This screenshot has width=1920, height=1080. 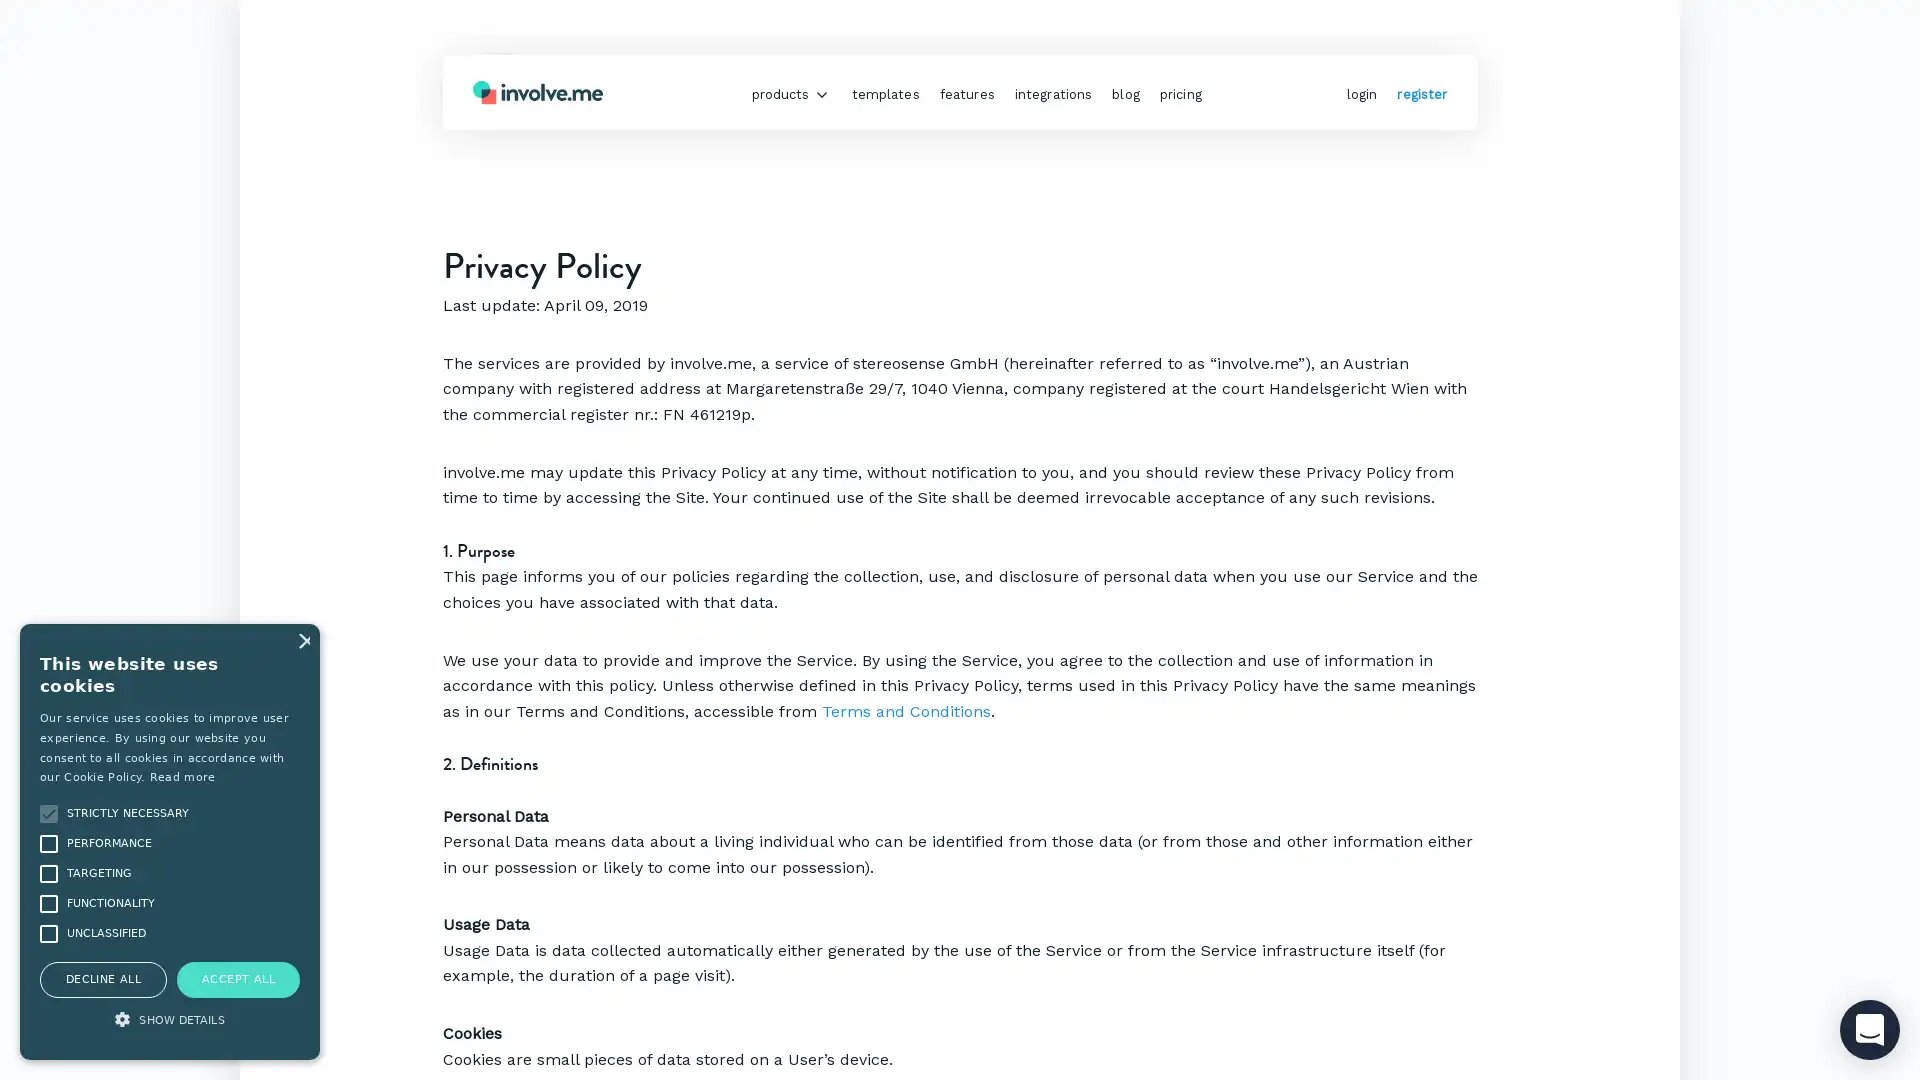 I want to click on Open Intercom Messenger, so click(x=1869, y=1029).